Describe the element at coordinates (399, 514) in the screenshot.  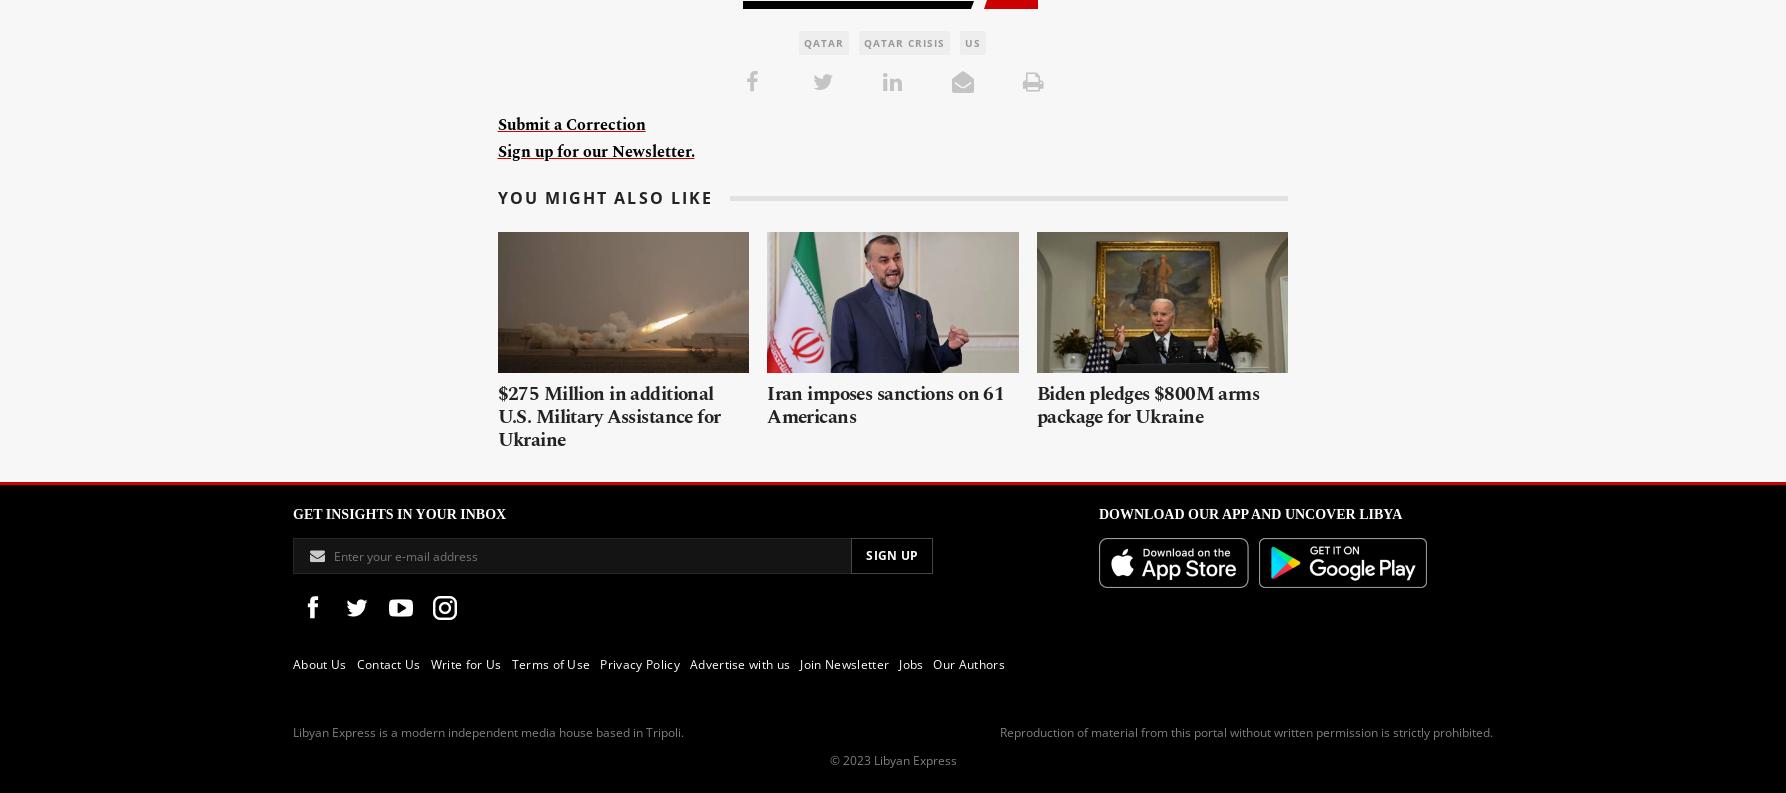
I see `'Get Insights in your inbox'` at that location.